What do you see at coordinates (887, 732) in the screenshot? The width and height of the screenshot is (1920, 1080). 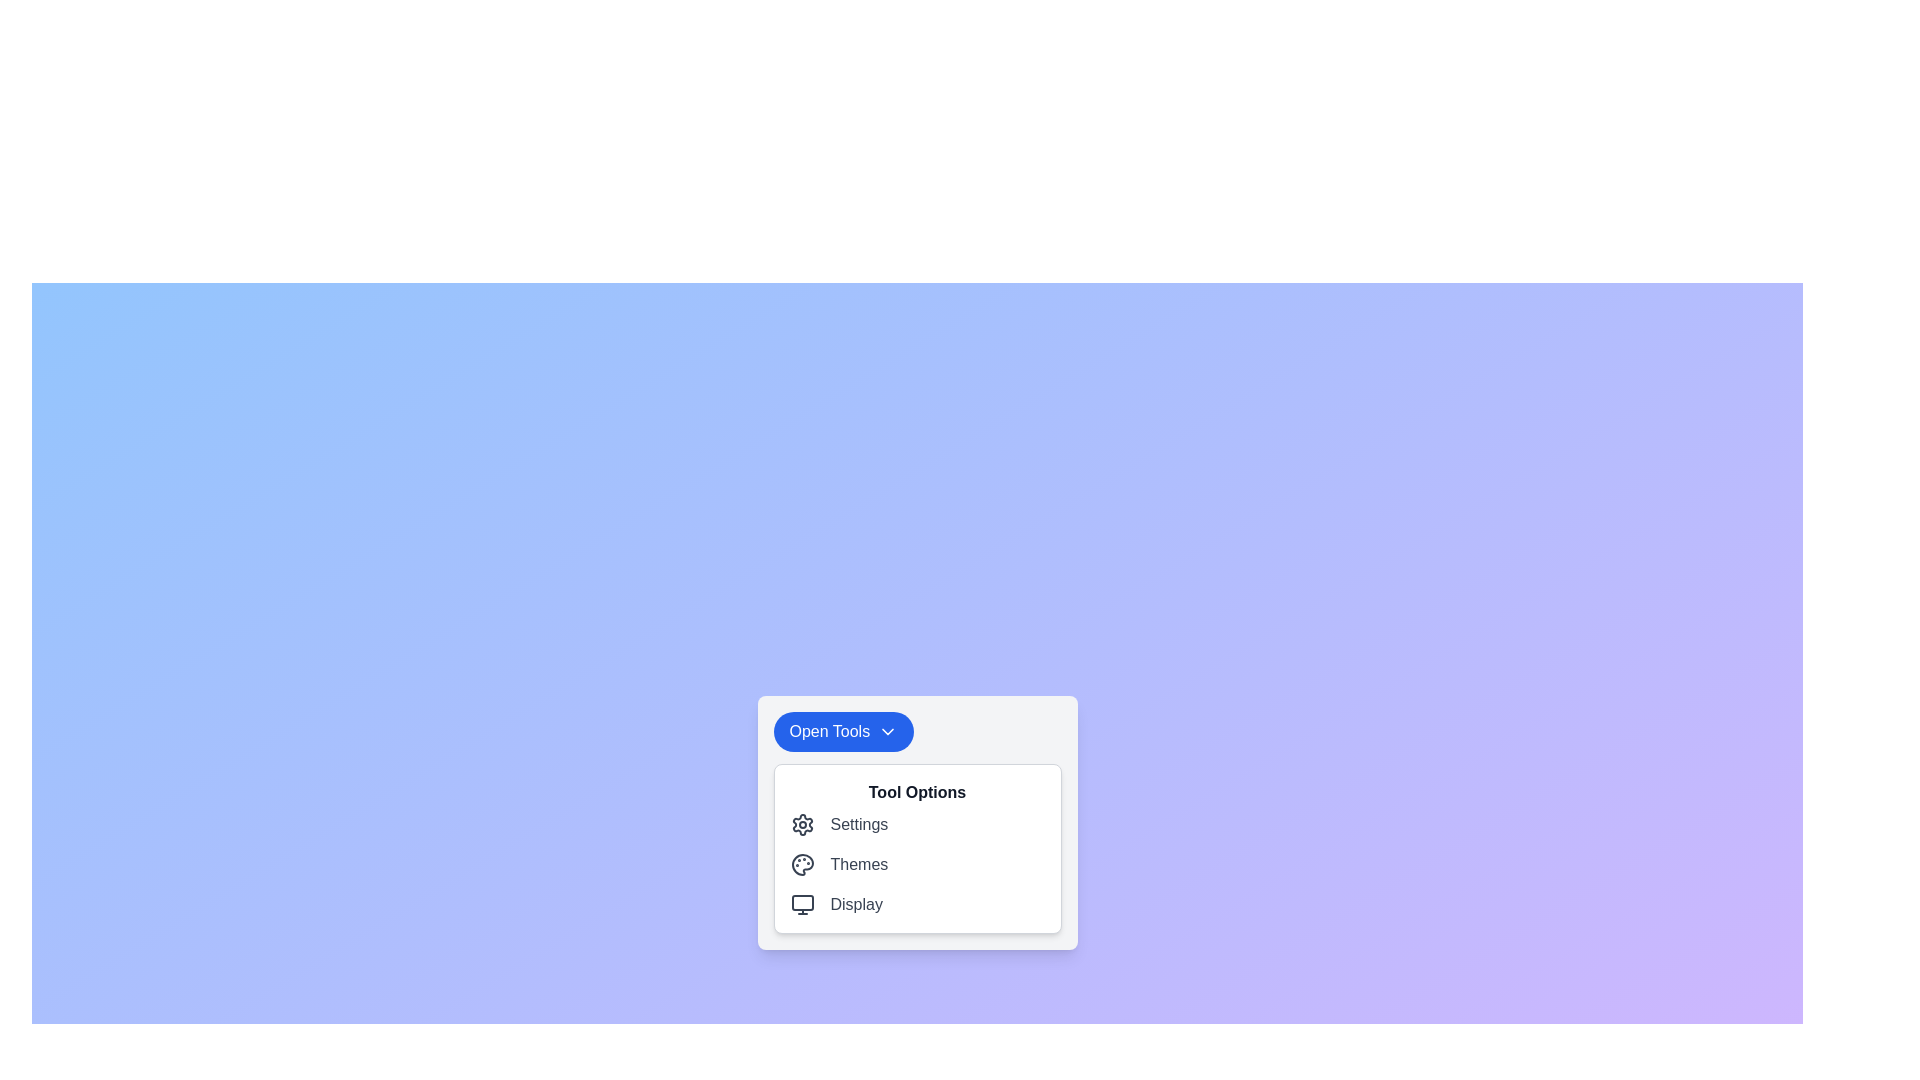 I see `the chevron icon located on the right side of the 'Open Tools' button to indicate interactivity` at bounding box center [887, 732].